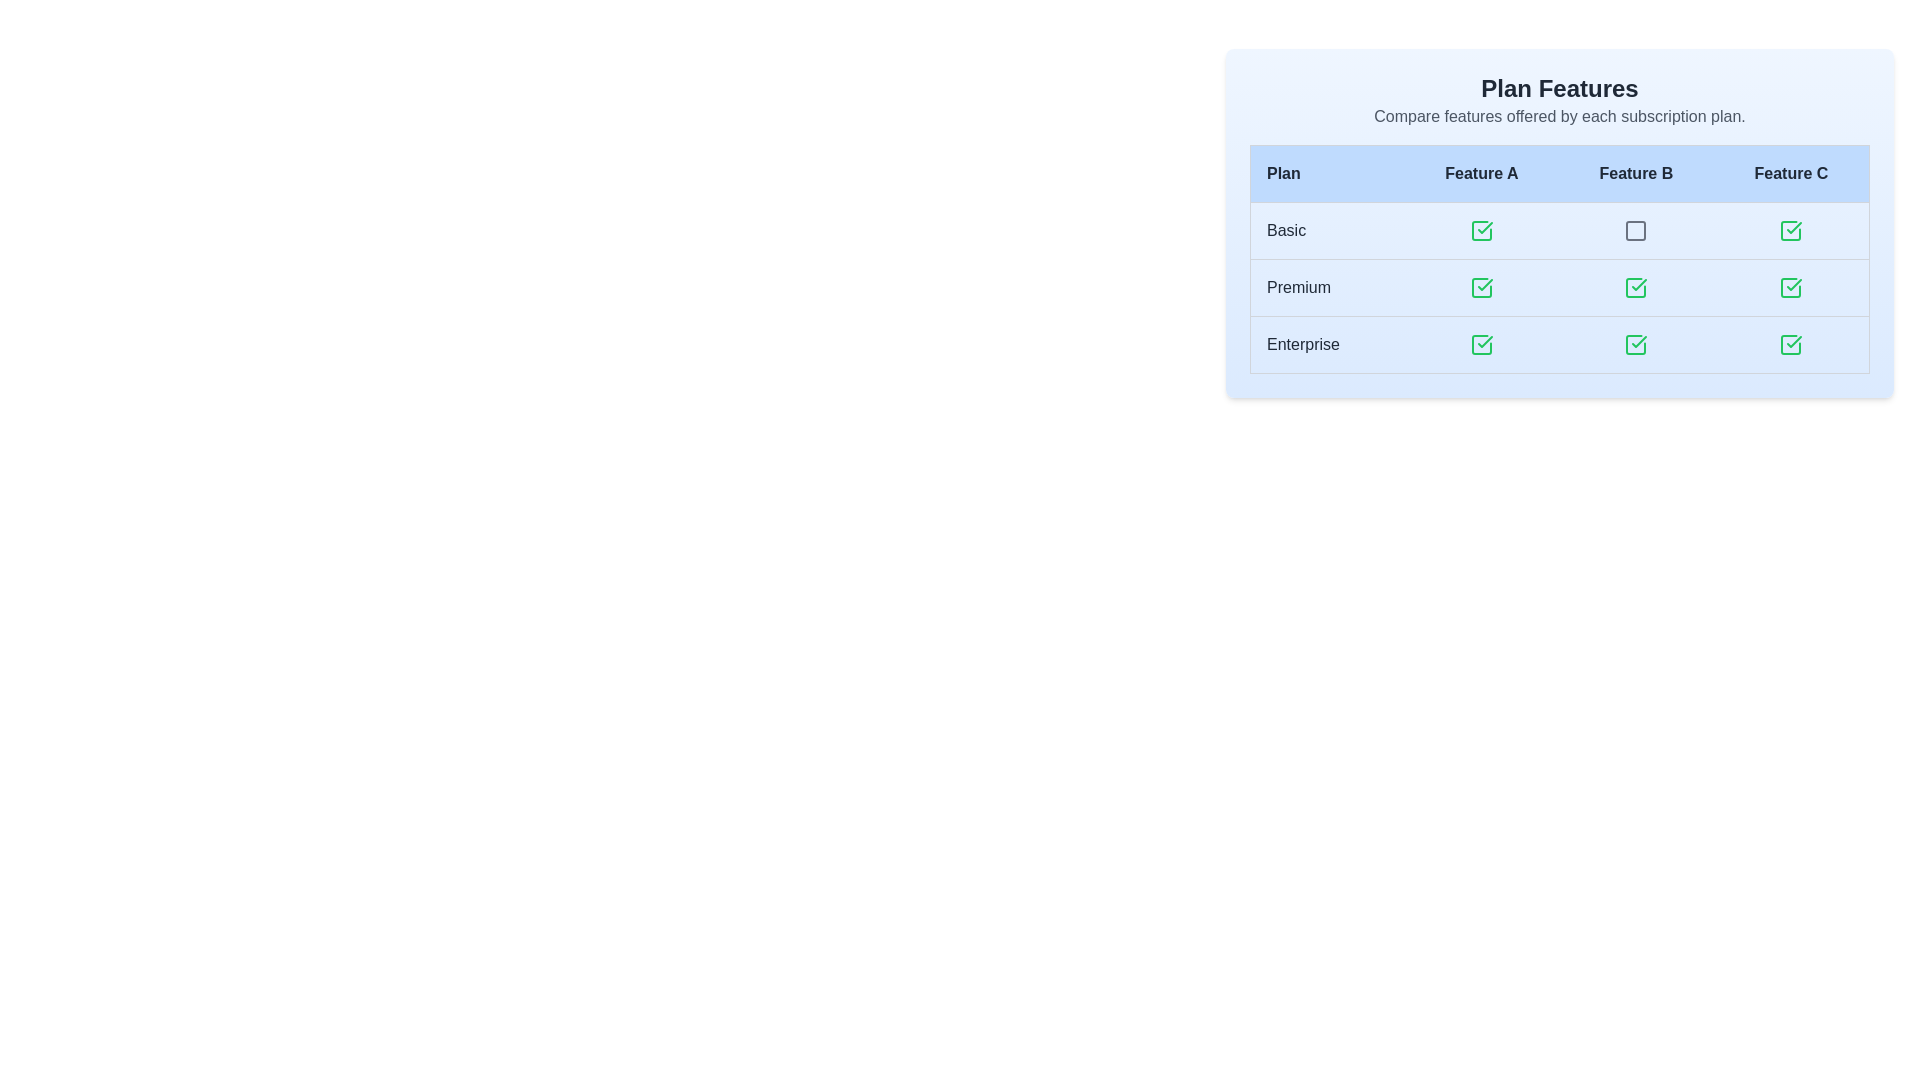  What do you see at coordinates (1636, 343) in the screenshot?
I see `the visually represented checkbox with a green outline and checkmark located in the 'Enterprise' row and 'Feature B' column of the comparative feature table` at bounding box center [1636, 343].